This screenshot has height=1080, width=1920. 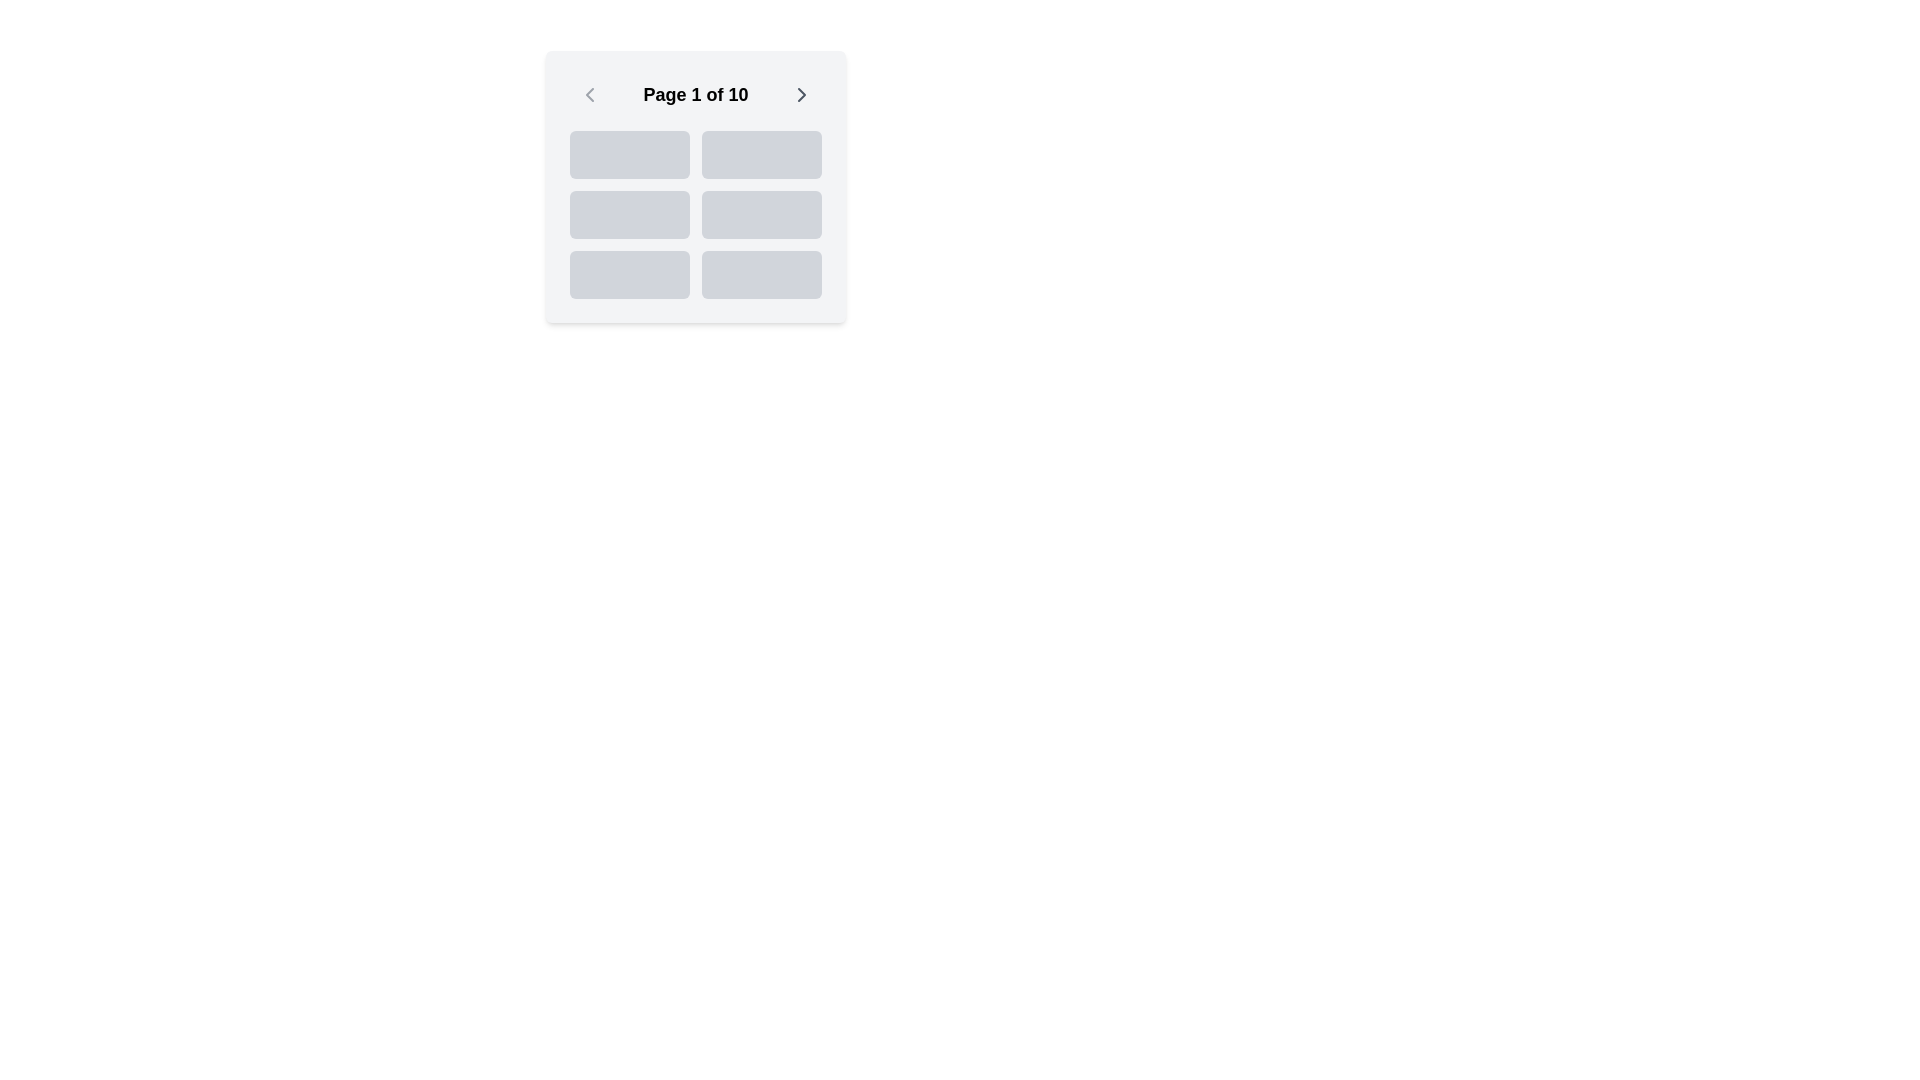 What do you see at coordinates (801, 95) in the screenshot?
I see `the right arrow icon in the navigation section` at bounding box center [801, 95].